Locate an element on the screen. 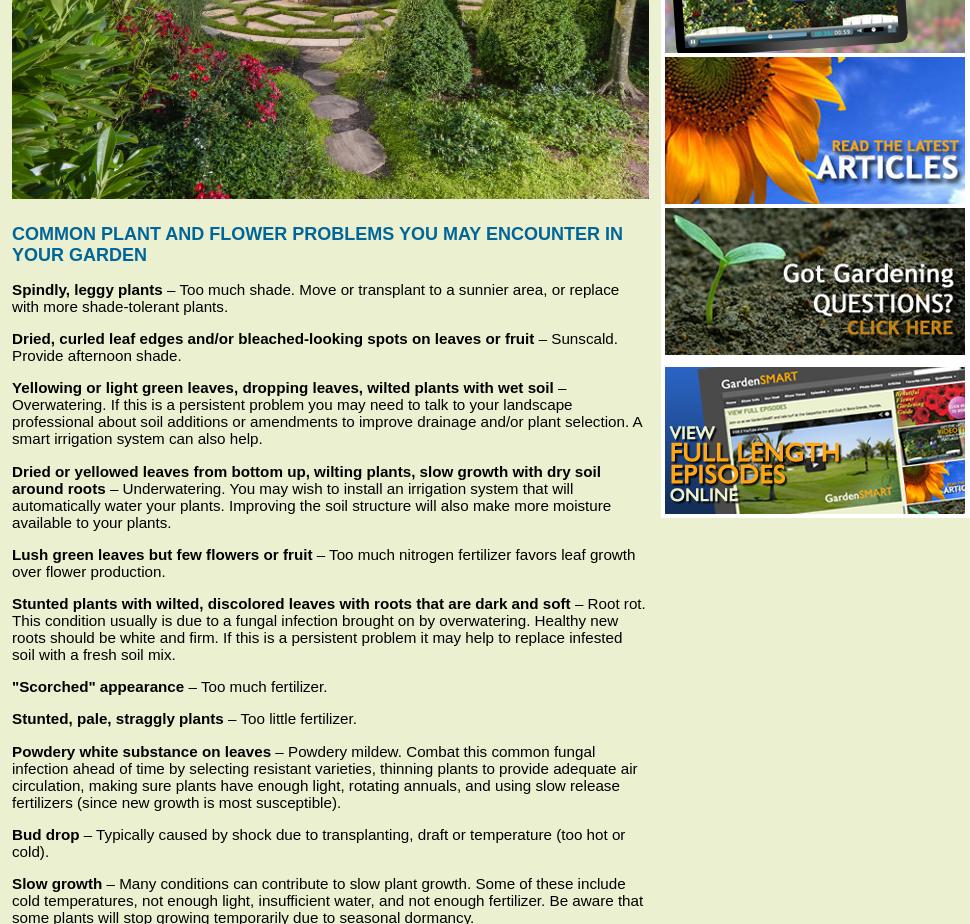  'Dried, curled leaf edges' is located at coordinates (12, 338).